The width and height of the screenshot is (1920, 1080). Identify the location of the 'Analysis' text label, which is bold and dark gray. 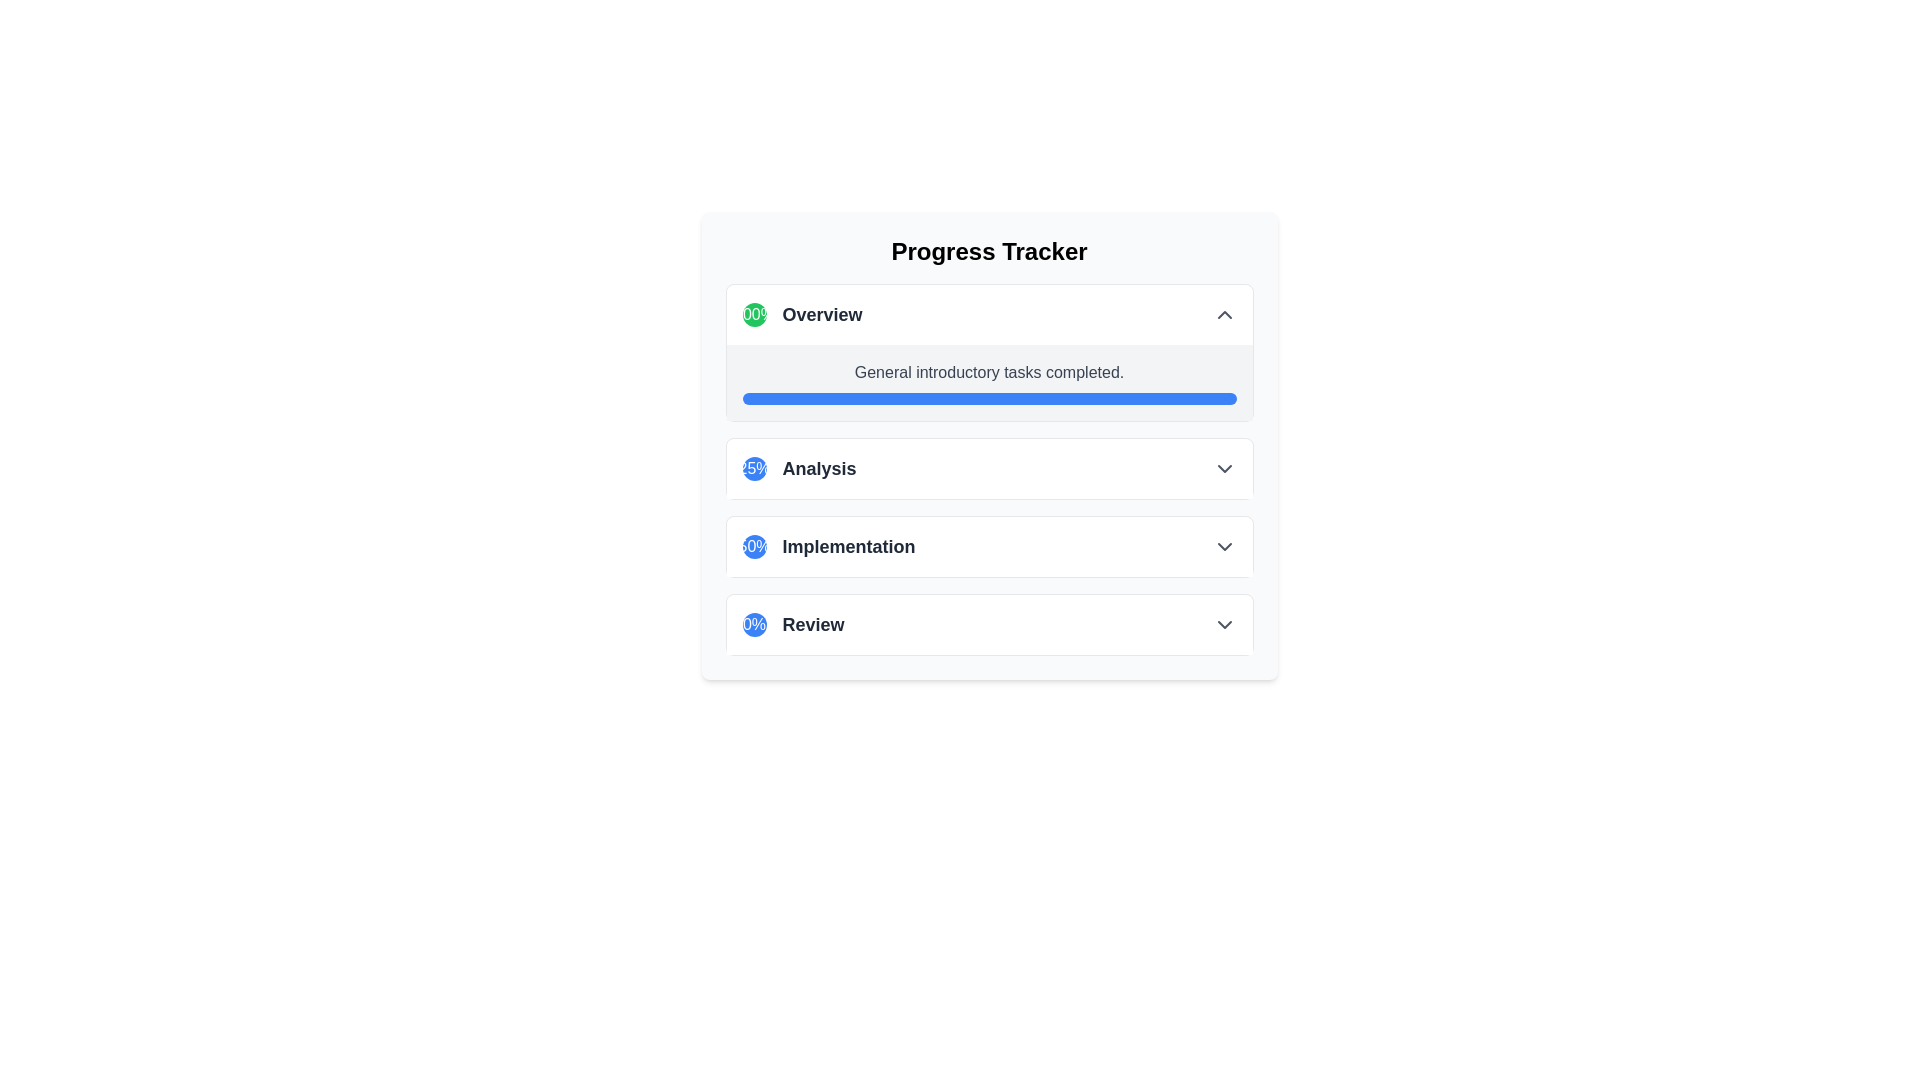
(819, 469).